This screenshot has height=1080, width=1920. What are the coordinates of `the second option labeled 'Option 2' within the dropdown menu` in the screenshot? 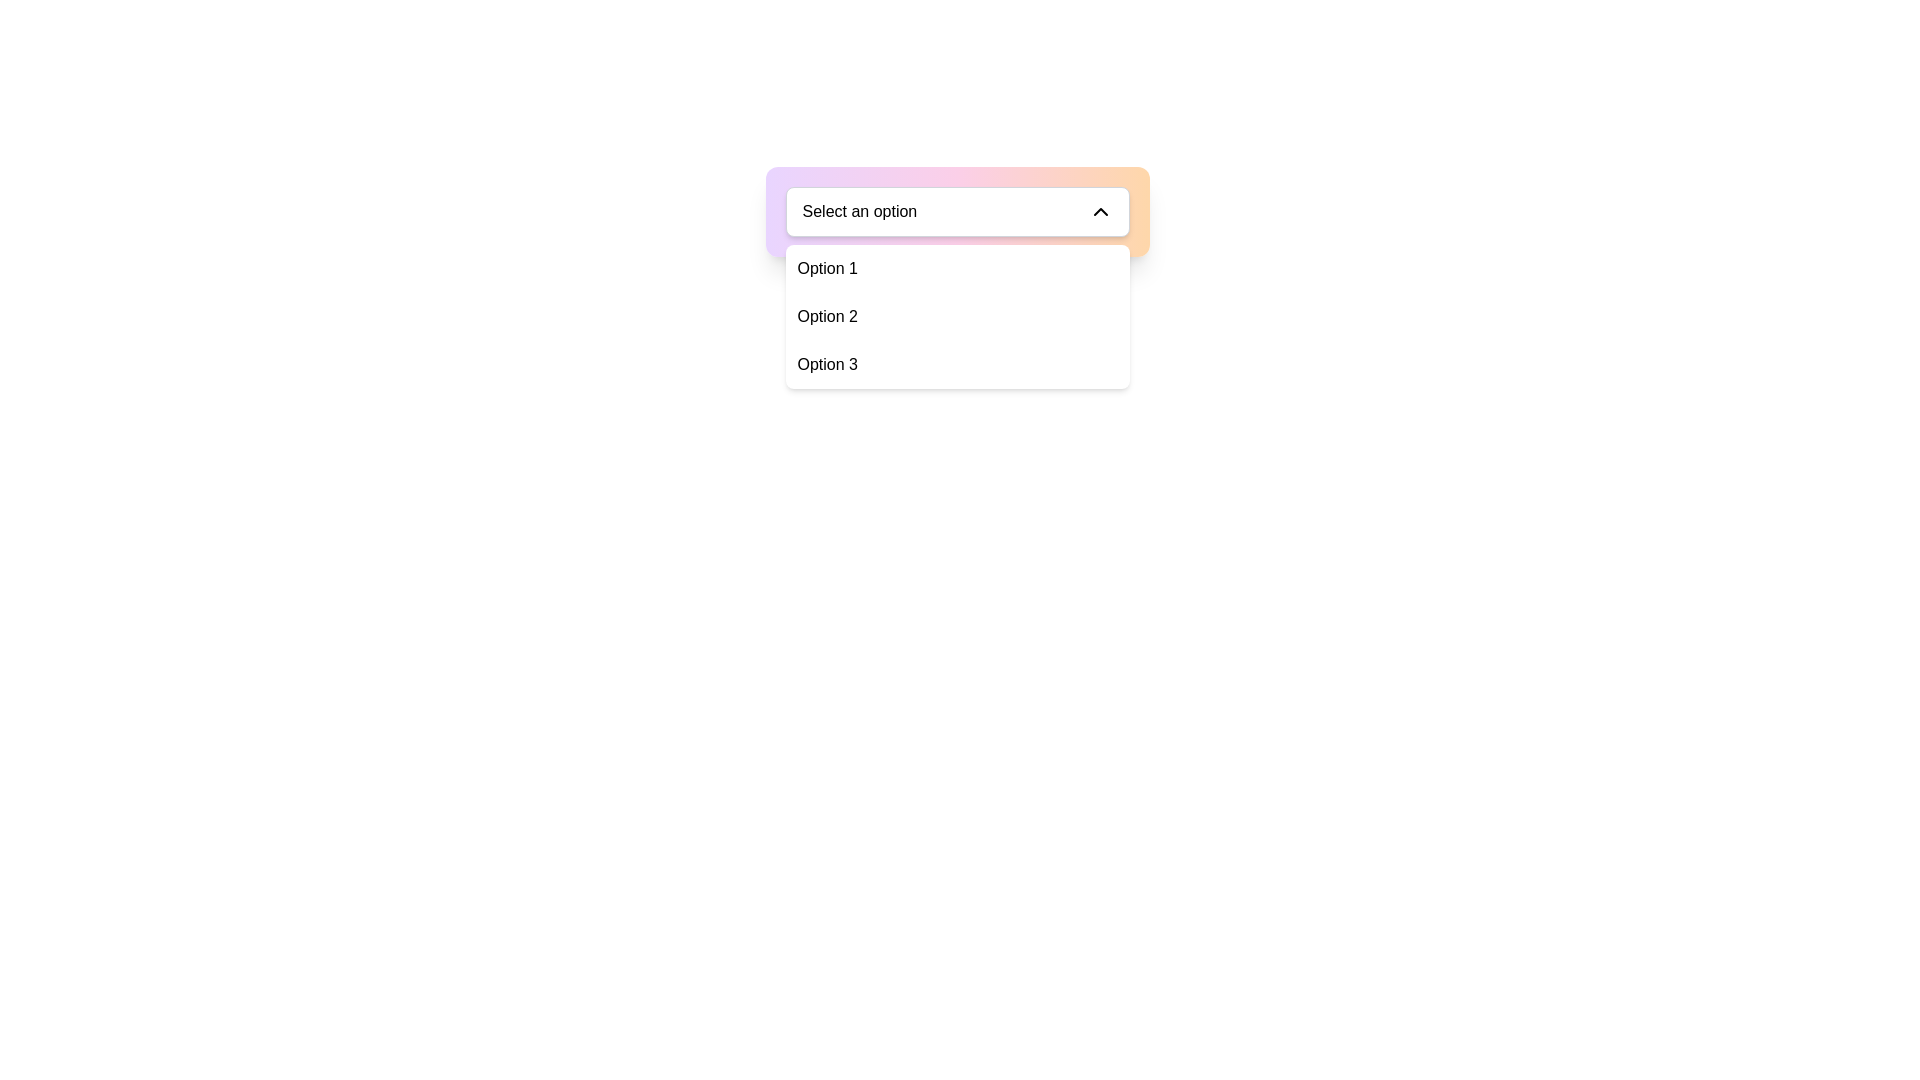 It's located at (827, 315).